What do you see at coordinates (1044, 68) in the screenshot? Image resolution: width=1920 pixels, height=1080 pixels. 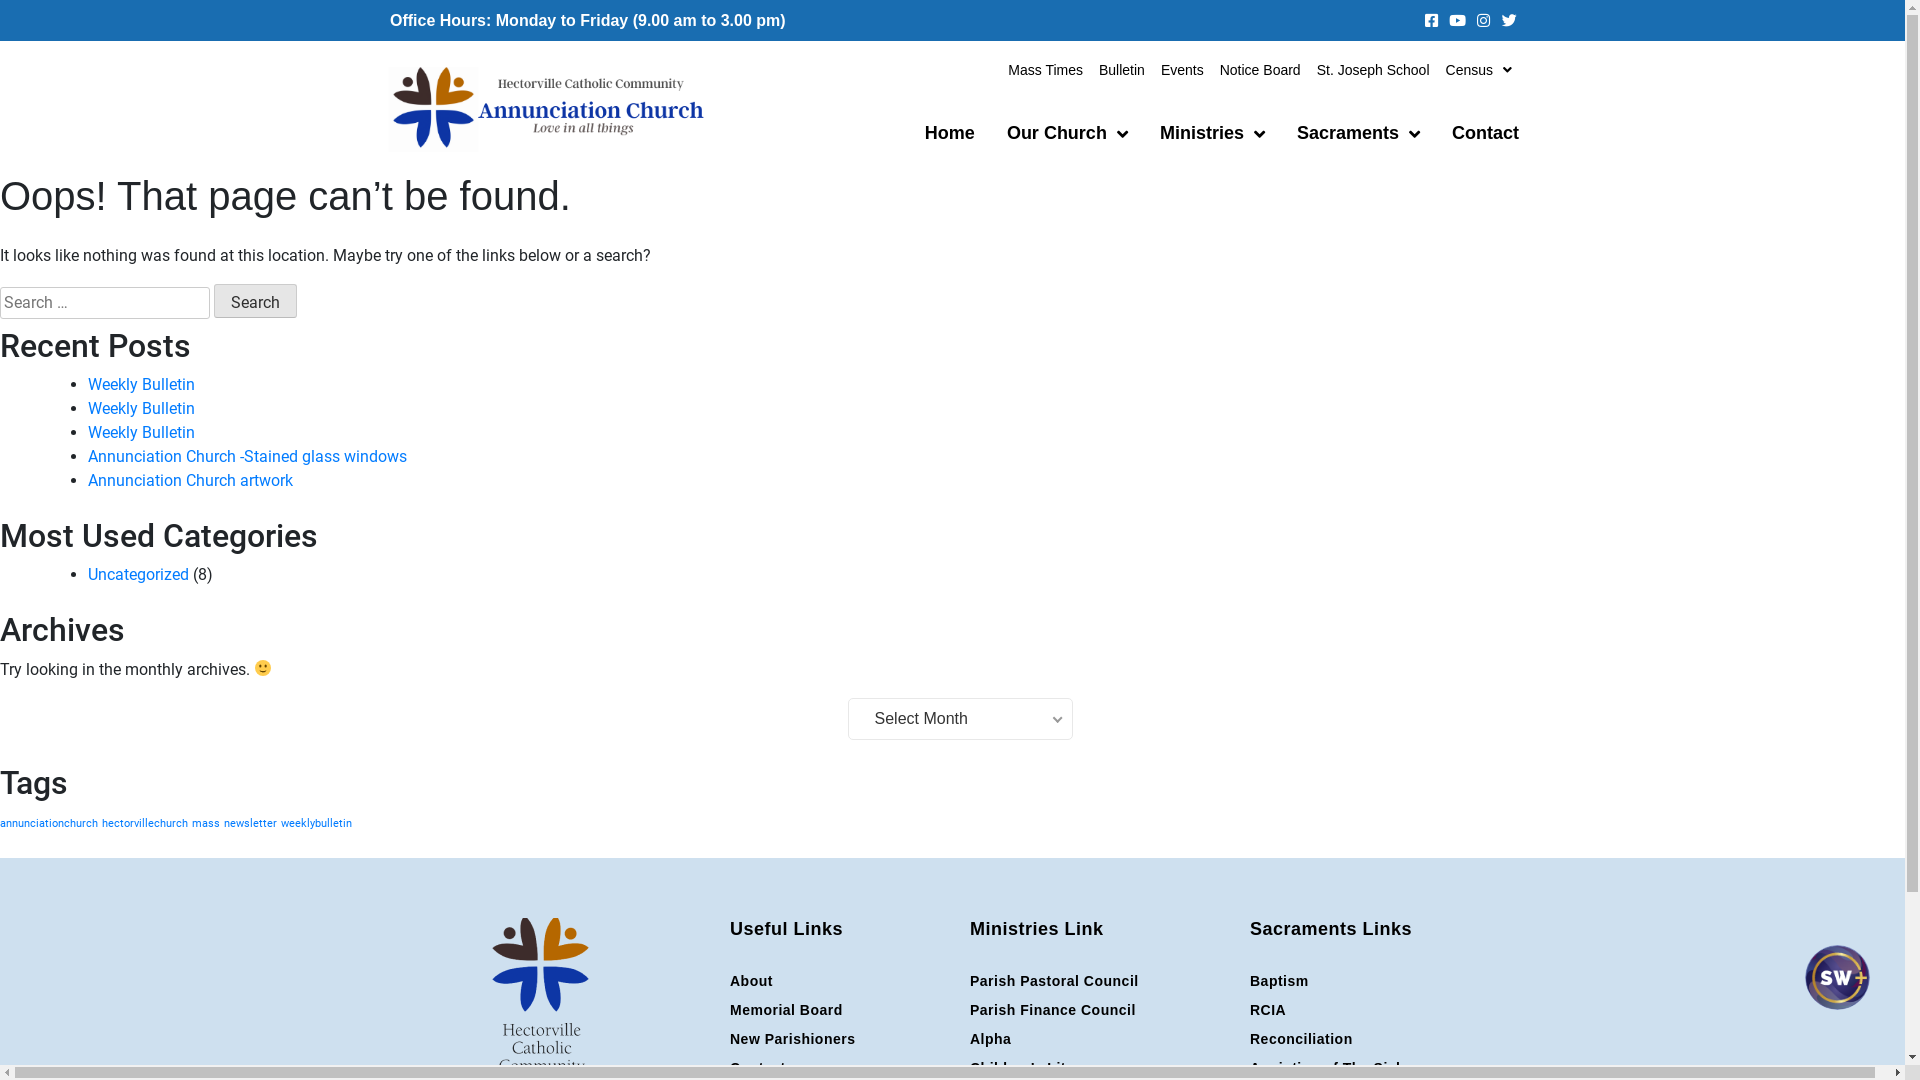 I see `'Mass Times'` at bounding box center [1044, 68].